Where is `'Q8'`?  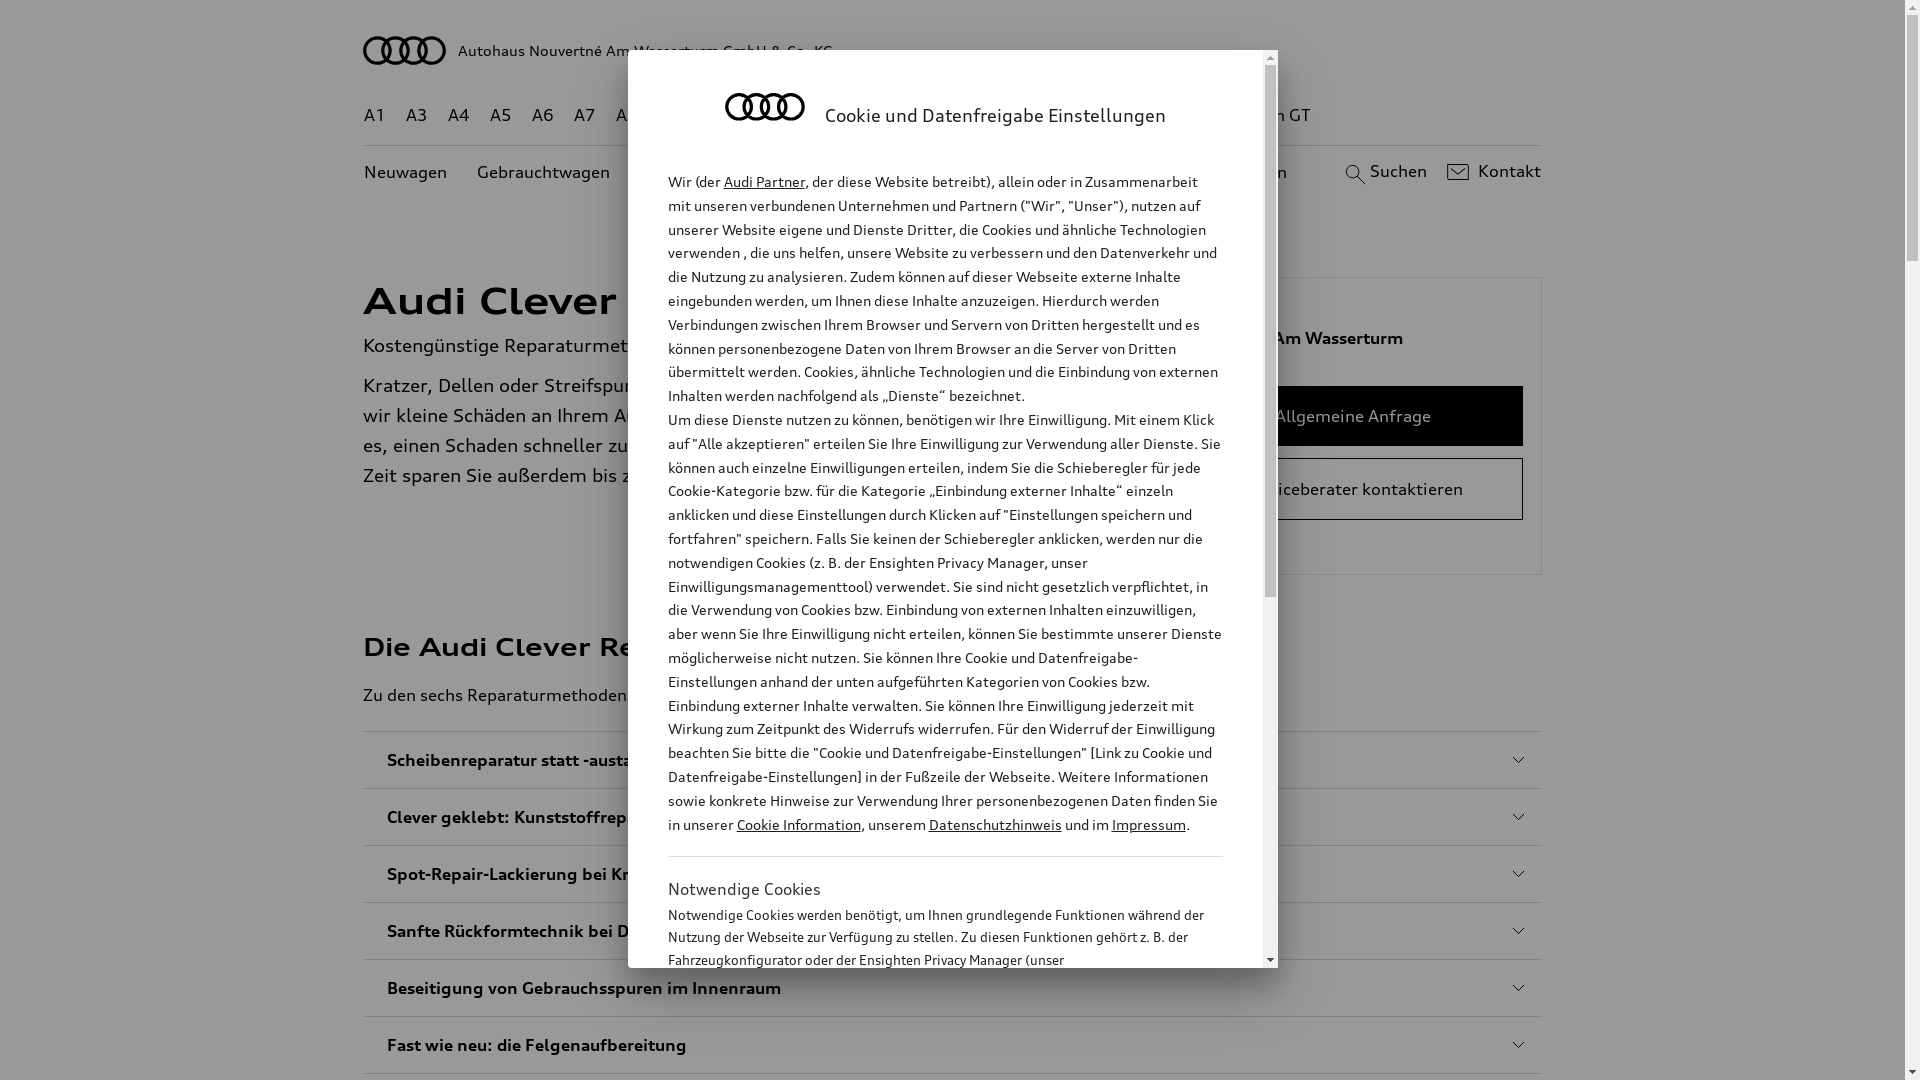
'Q8' is located at coordinates (936, 115).